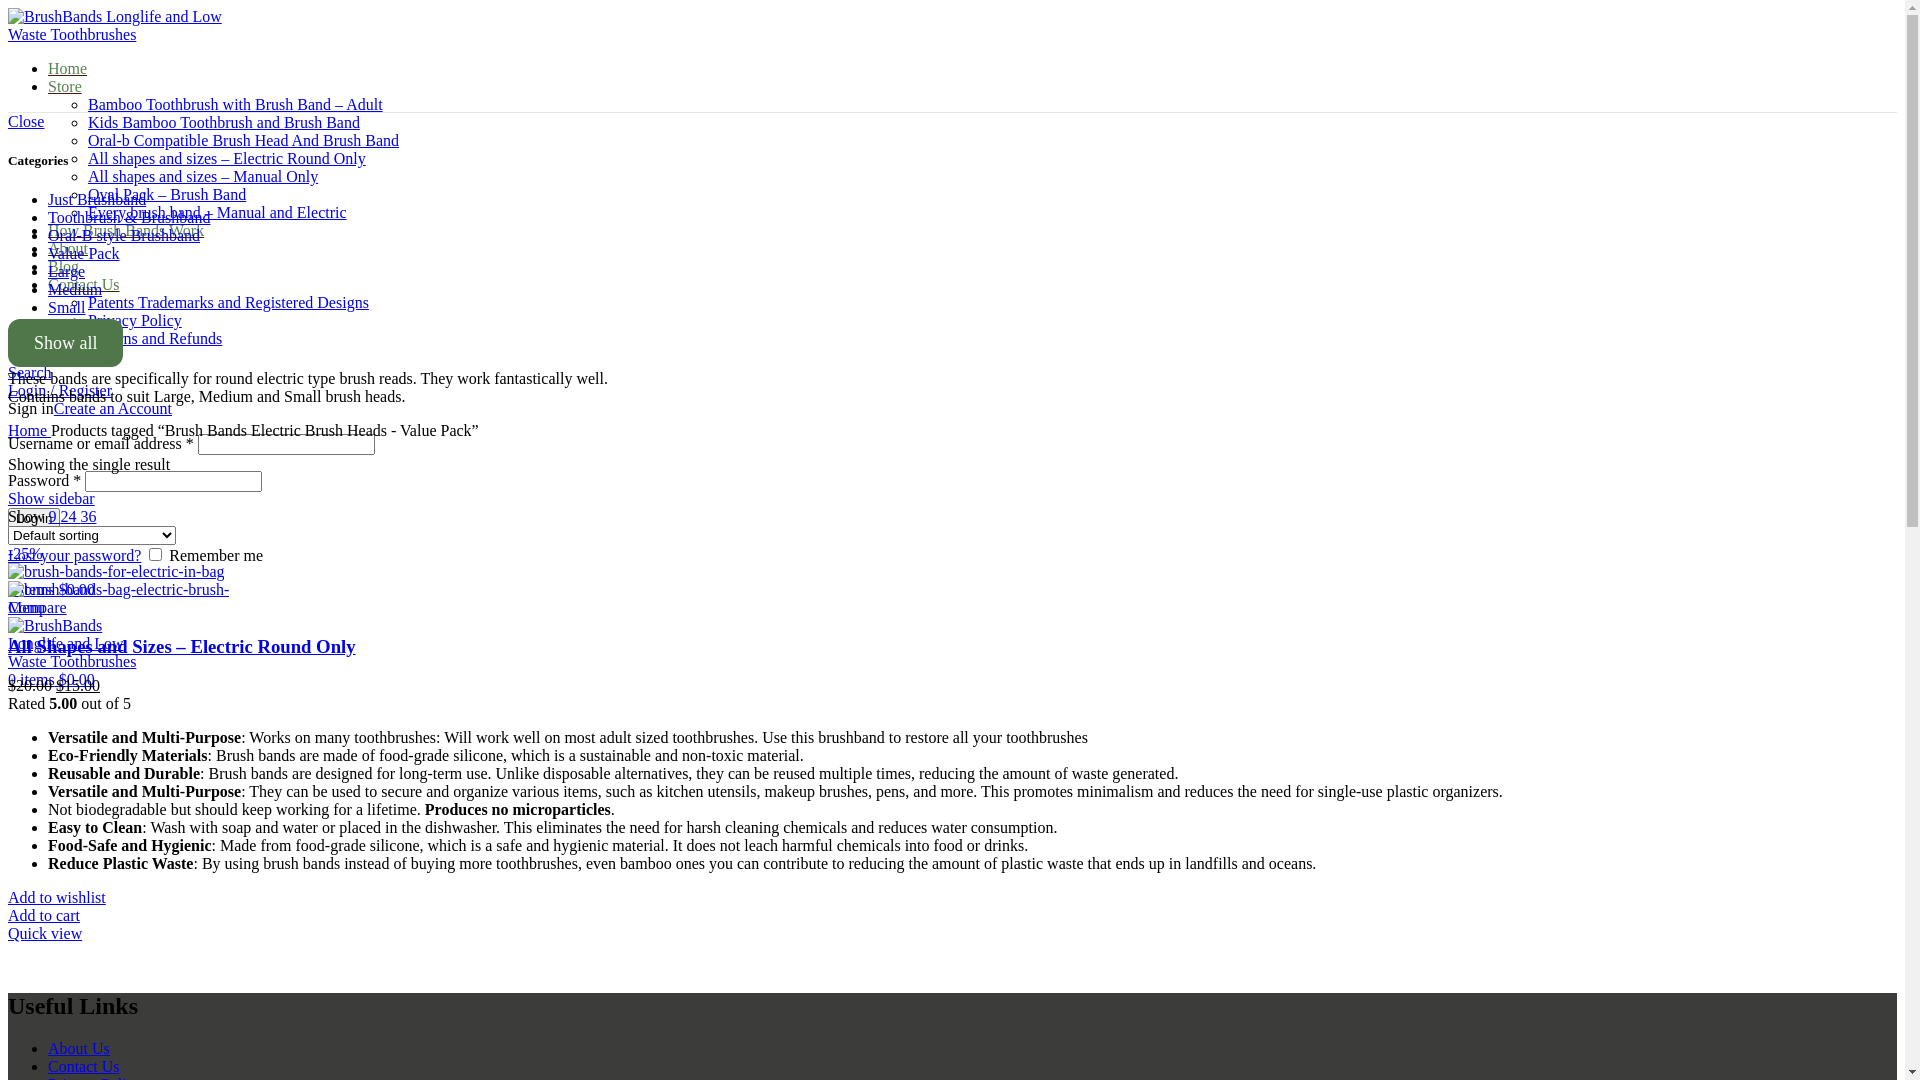 The height and width of the screenshot is (1080, 1920). Describe the element at coordinates (67, 67) in the screenshot. I see `'Home'` at that location.